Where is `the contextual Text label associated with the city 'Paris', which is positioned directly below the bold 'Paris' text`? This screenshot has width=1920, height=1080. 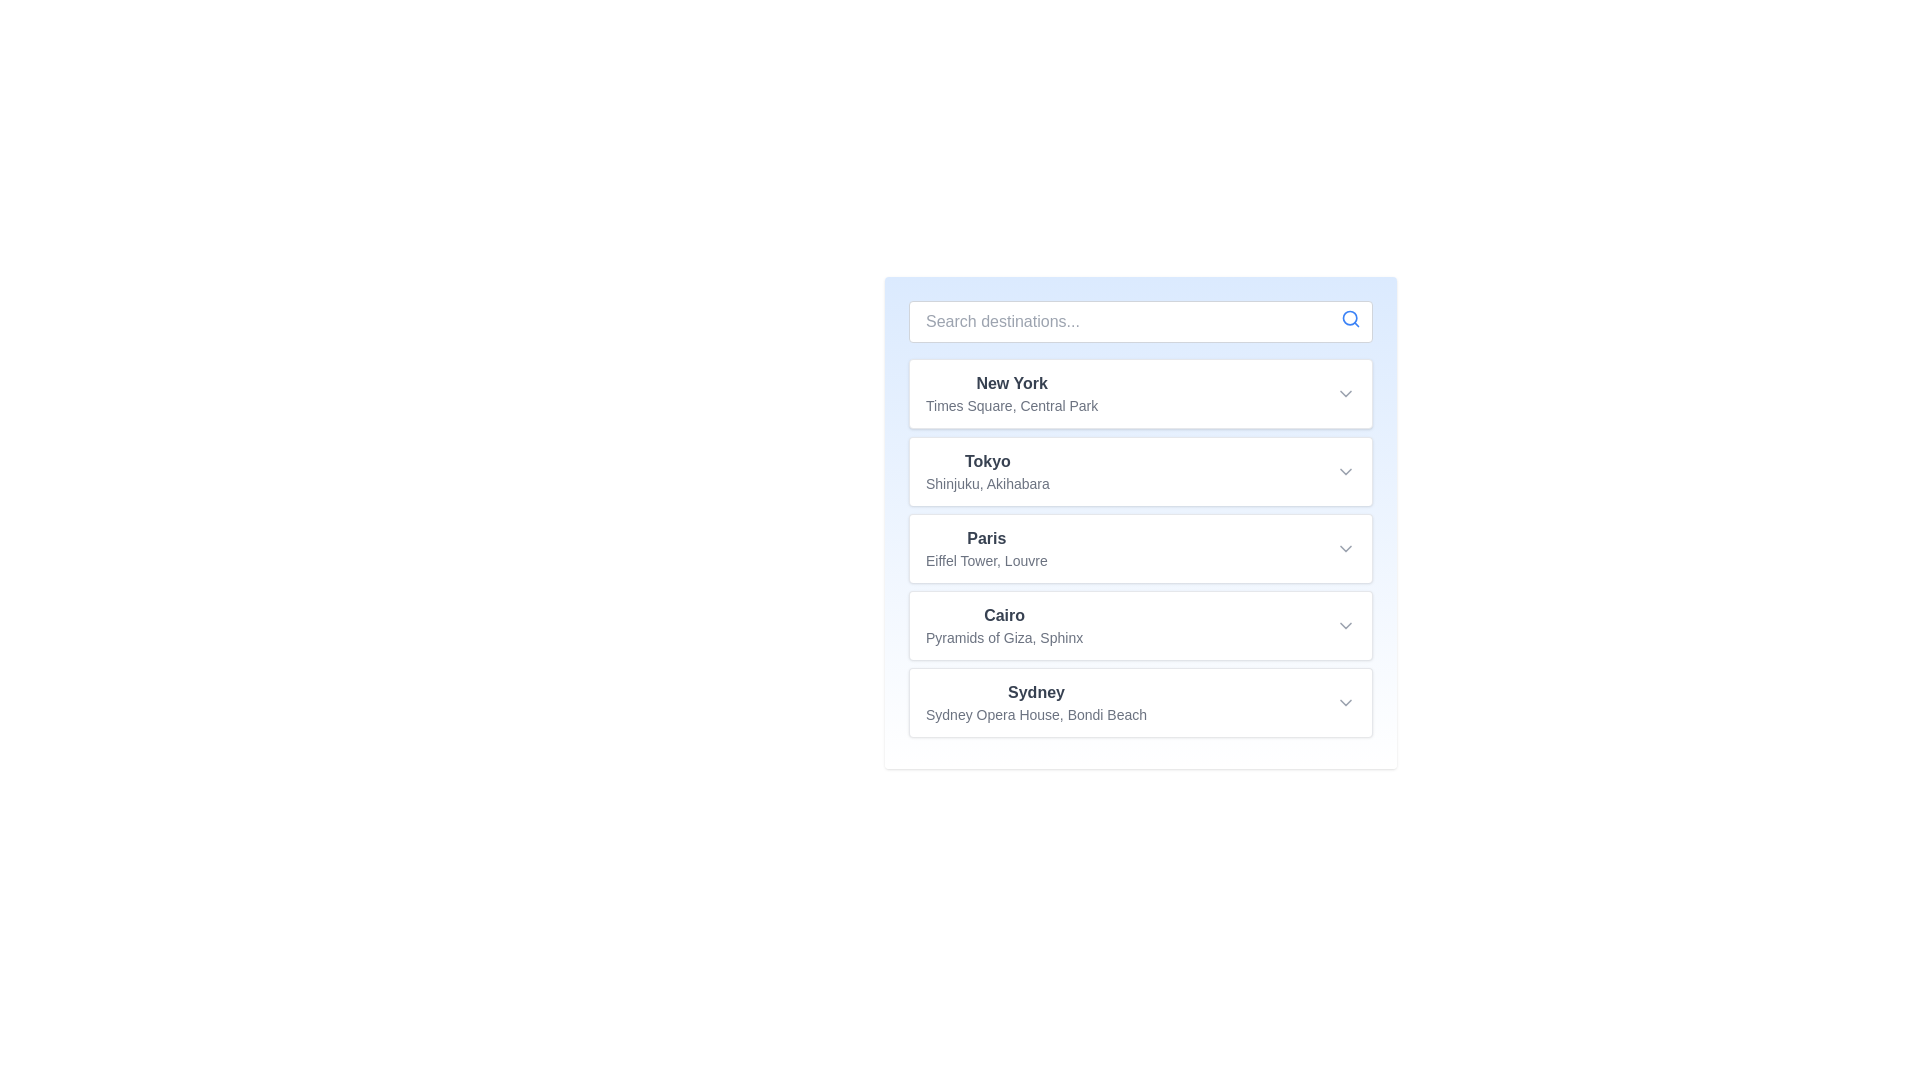 the contextual Text label associated with the city 'Paris', which is positioned directly below the bold 'Paris' text is located at coordinates (986, 560).